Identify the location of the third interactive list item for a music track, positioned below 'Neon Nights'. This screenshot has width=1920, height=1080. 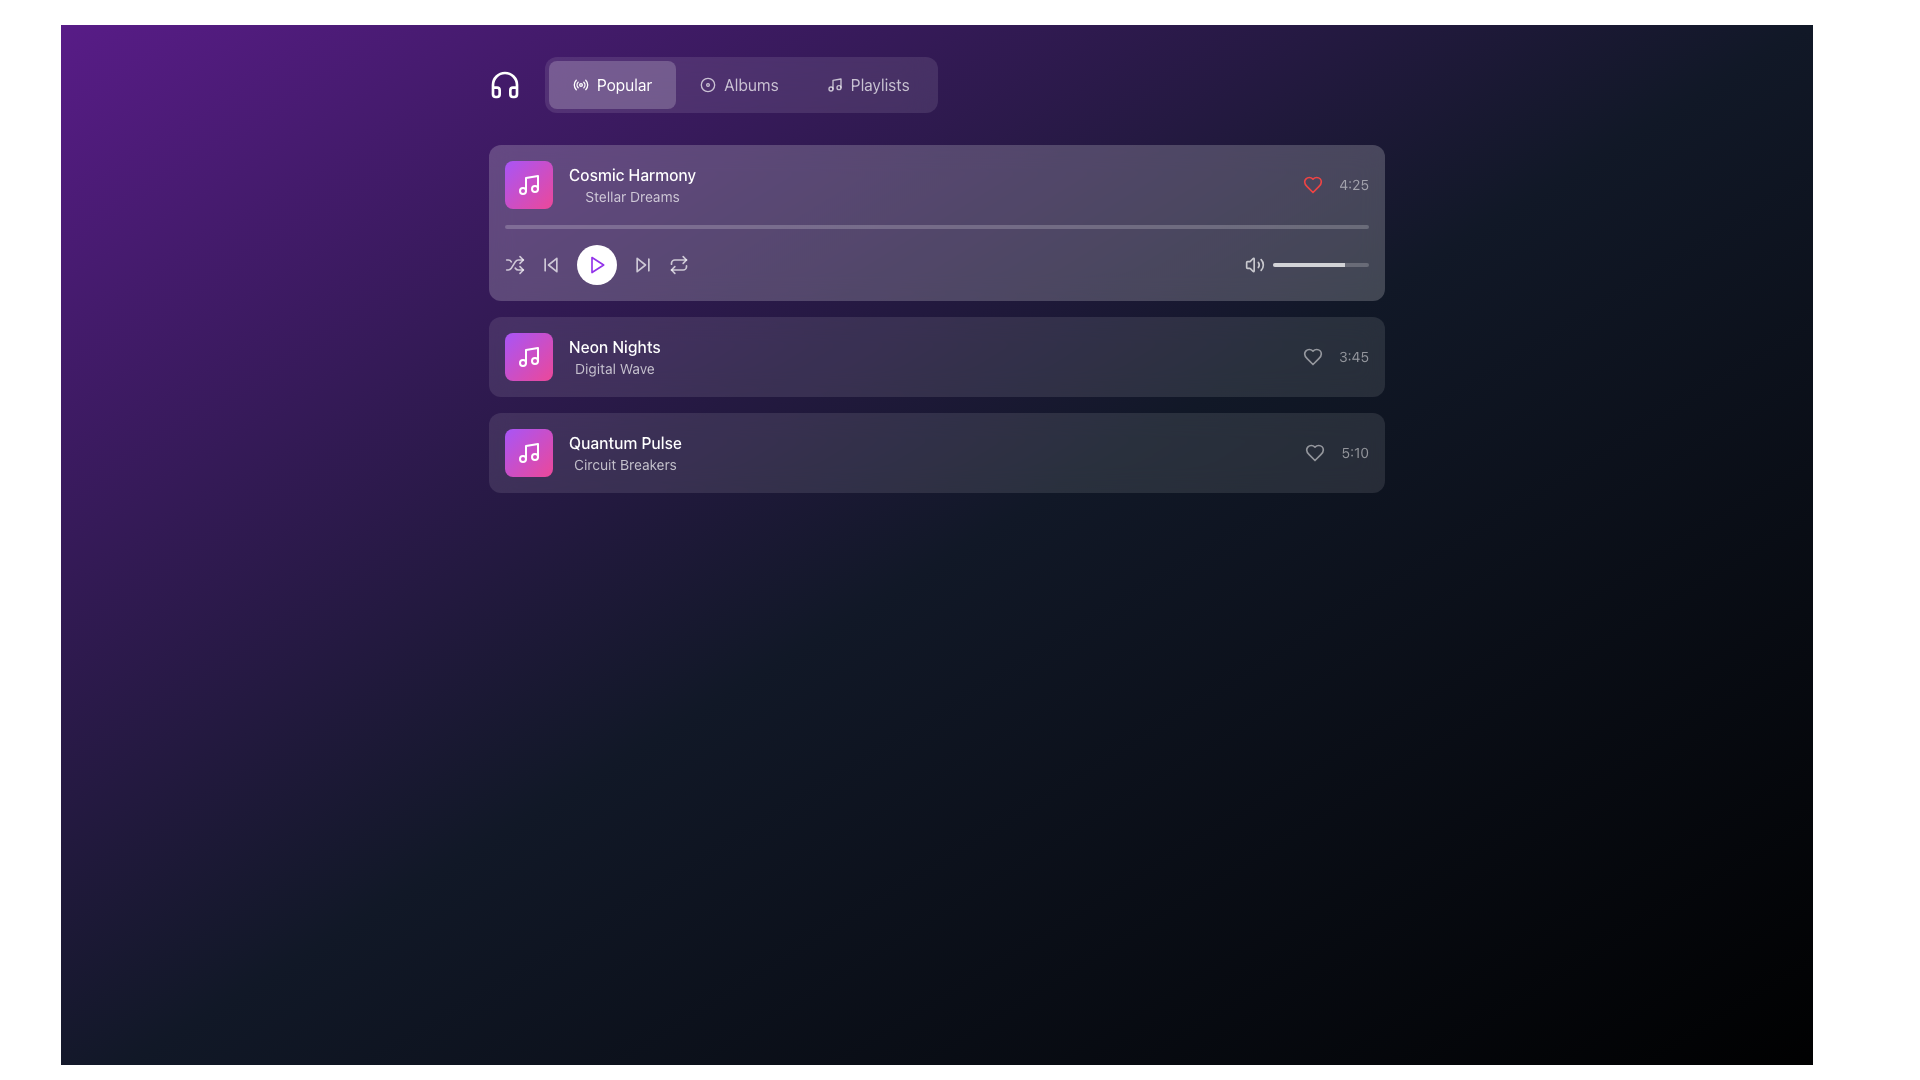
(935, 452).